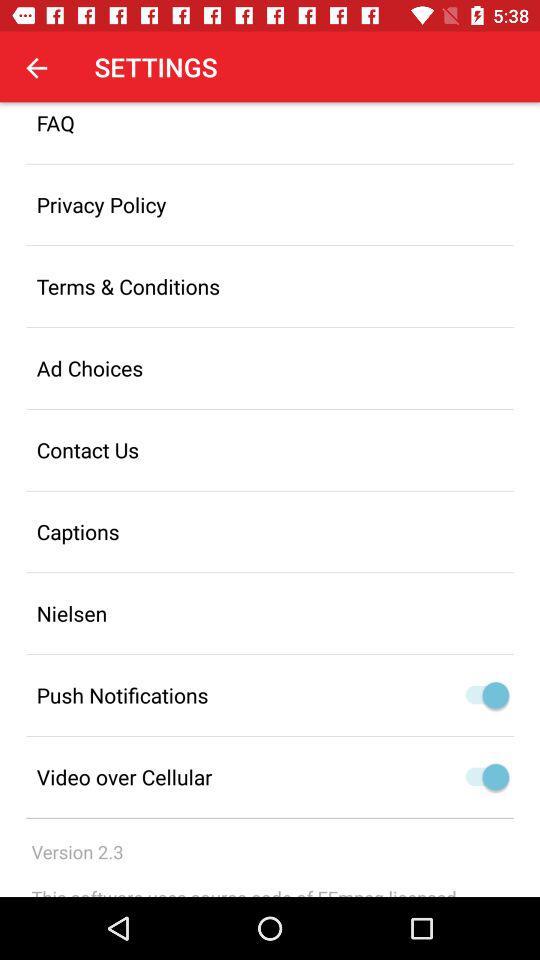 This screenshot has width=540, height=960. What do you see at coordinates (270, 132) in the screenshot?
I see `the faq item` at bounding box center [270, 132].